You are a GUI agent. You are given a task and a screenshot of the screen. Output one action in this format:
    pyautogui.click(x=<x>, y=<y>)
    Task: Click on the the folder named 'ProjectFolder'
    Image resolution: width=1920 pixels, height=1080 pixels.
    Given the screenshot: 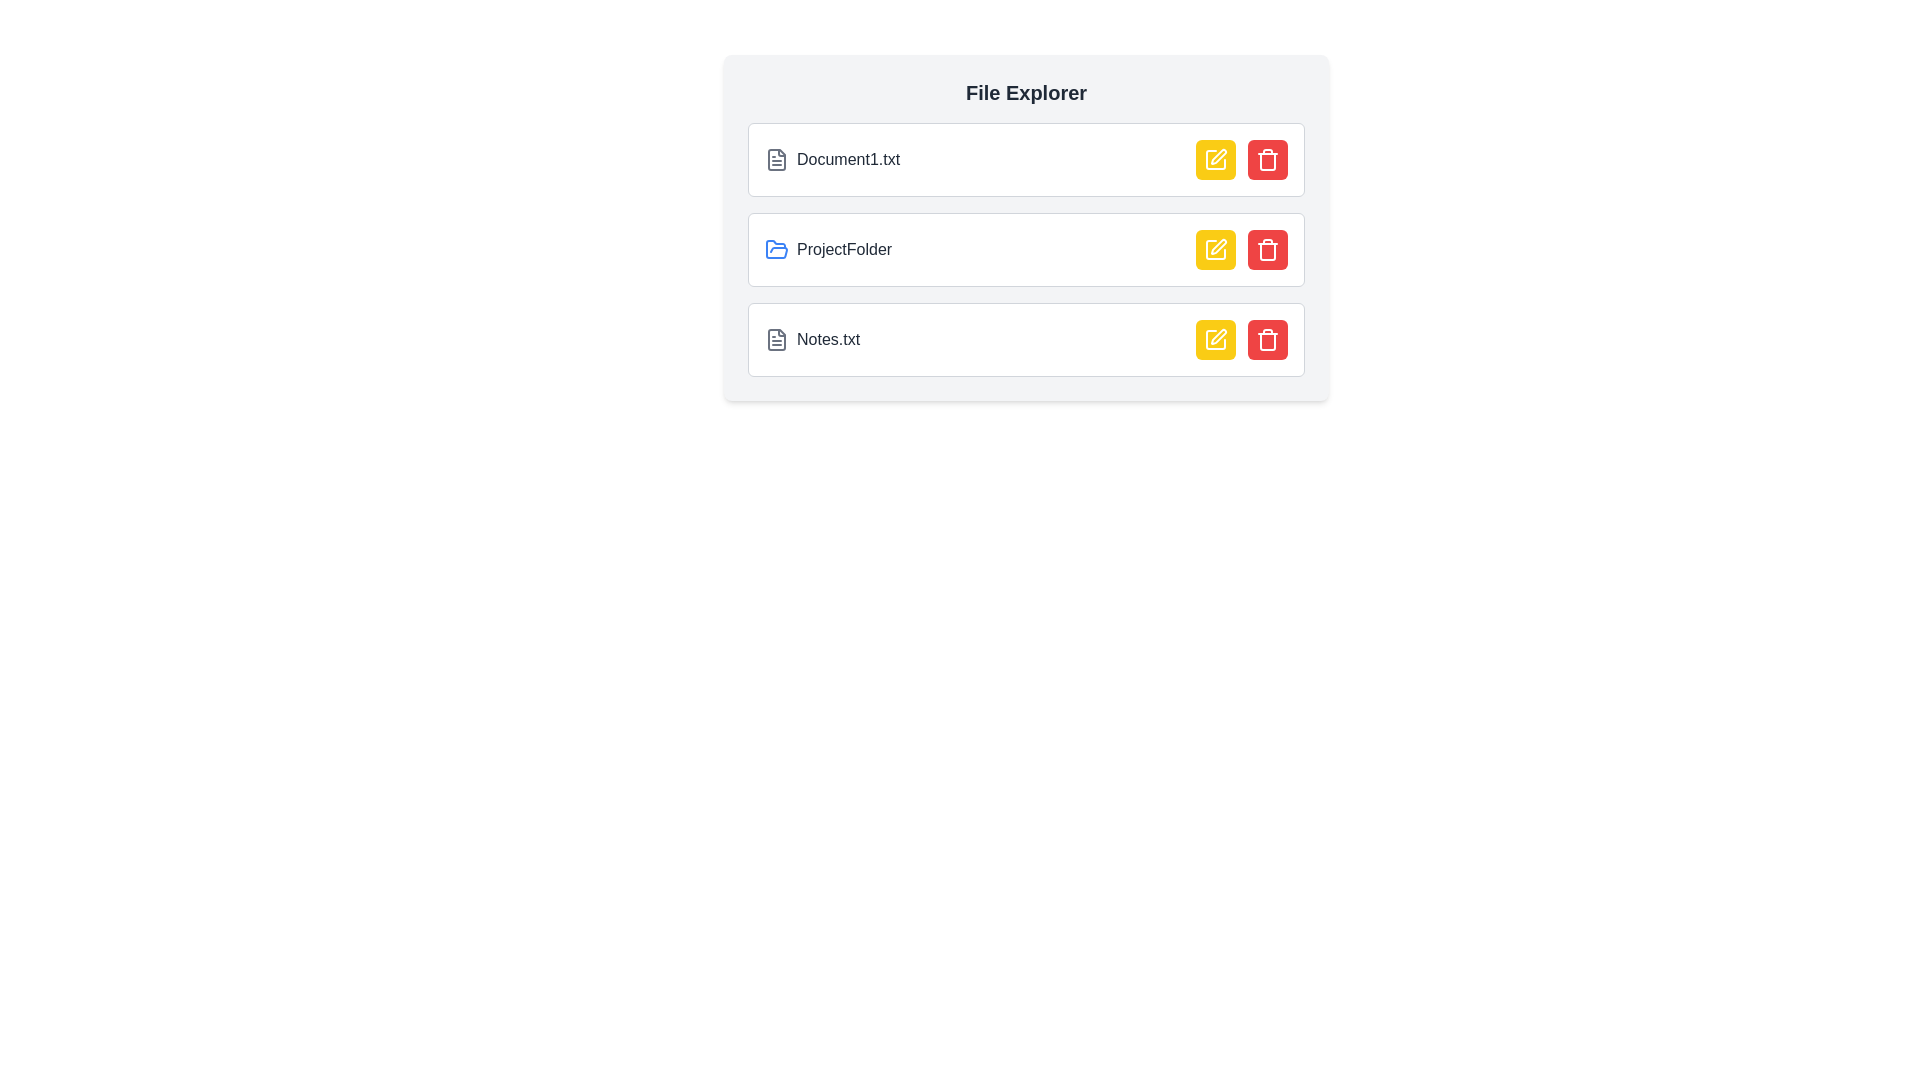 What is the action you would take?
    pyautogui.click(x=828, y=249)
    